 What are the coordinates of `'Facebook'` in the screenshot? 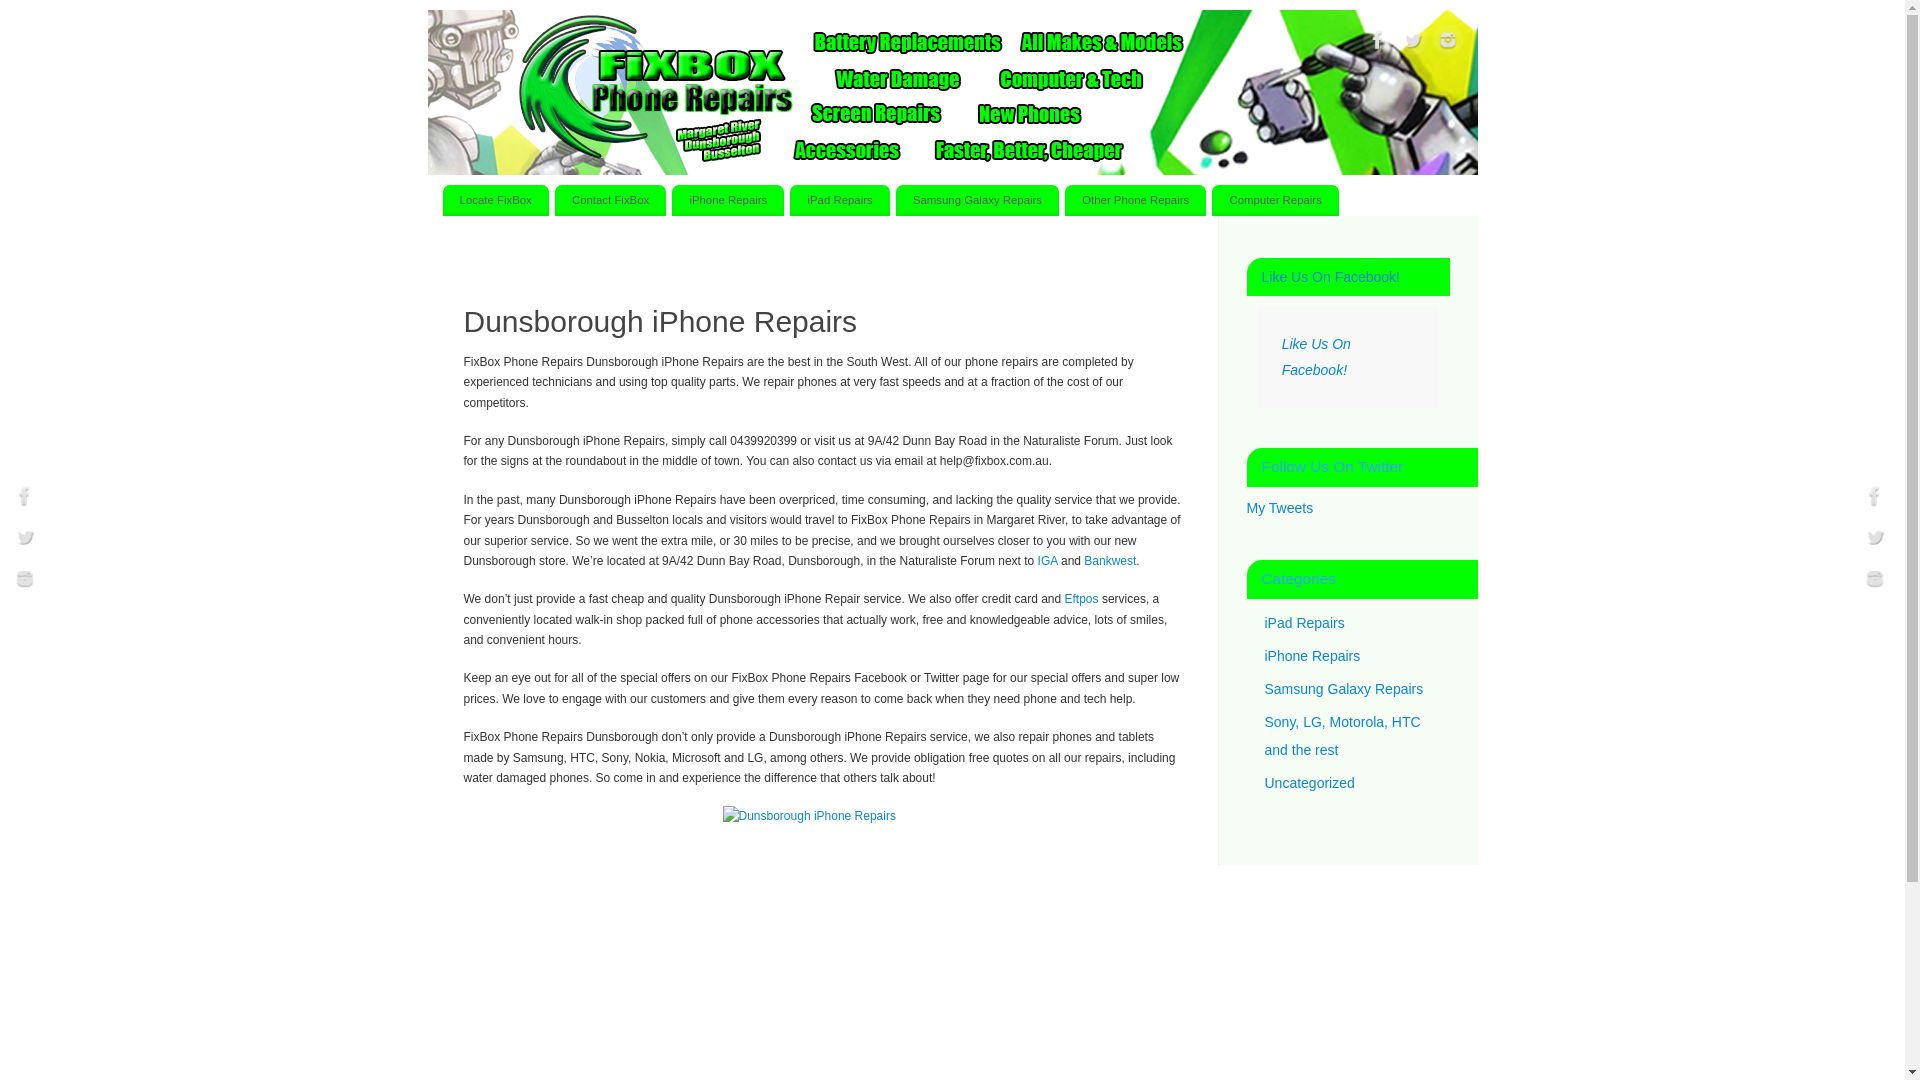 It's located at (1874, 496).